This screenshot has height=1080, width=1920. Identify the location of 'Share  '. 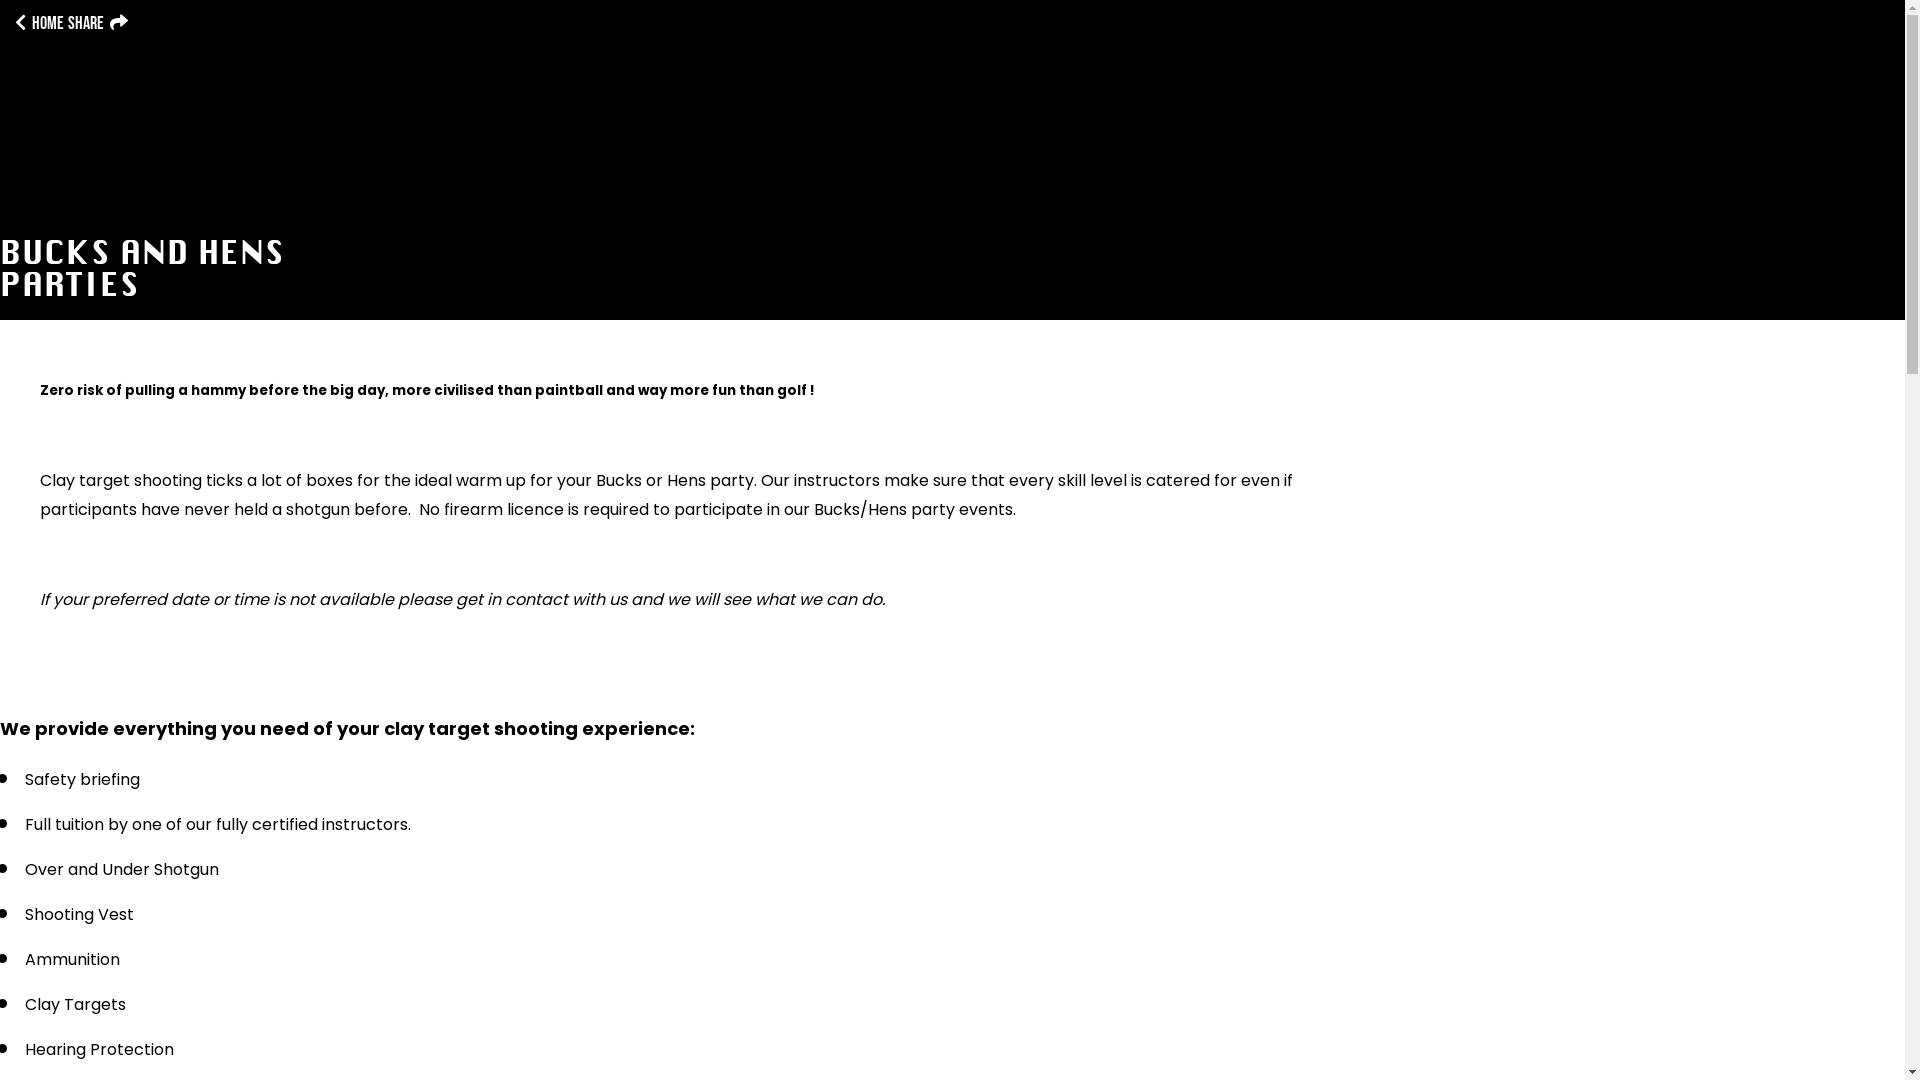
(96, 23).